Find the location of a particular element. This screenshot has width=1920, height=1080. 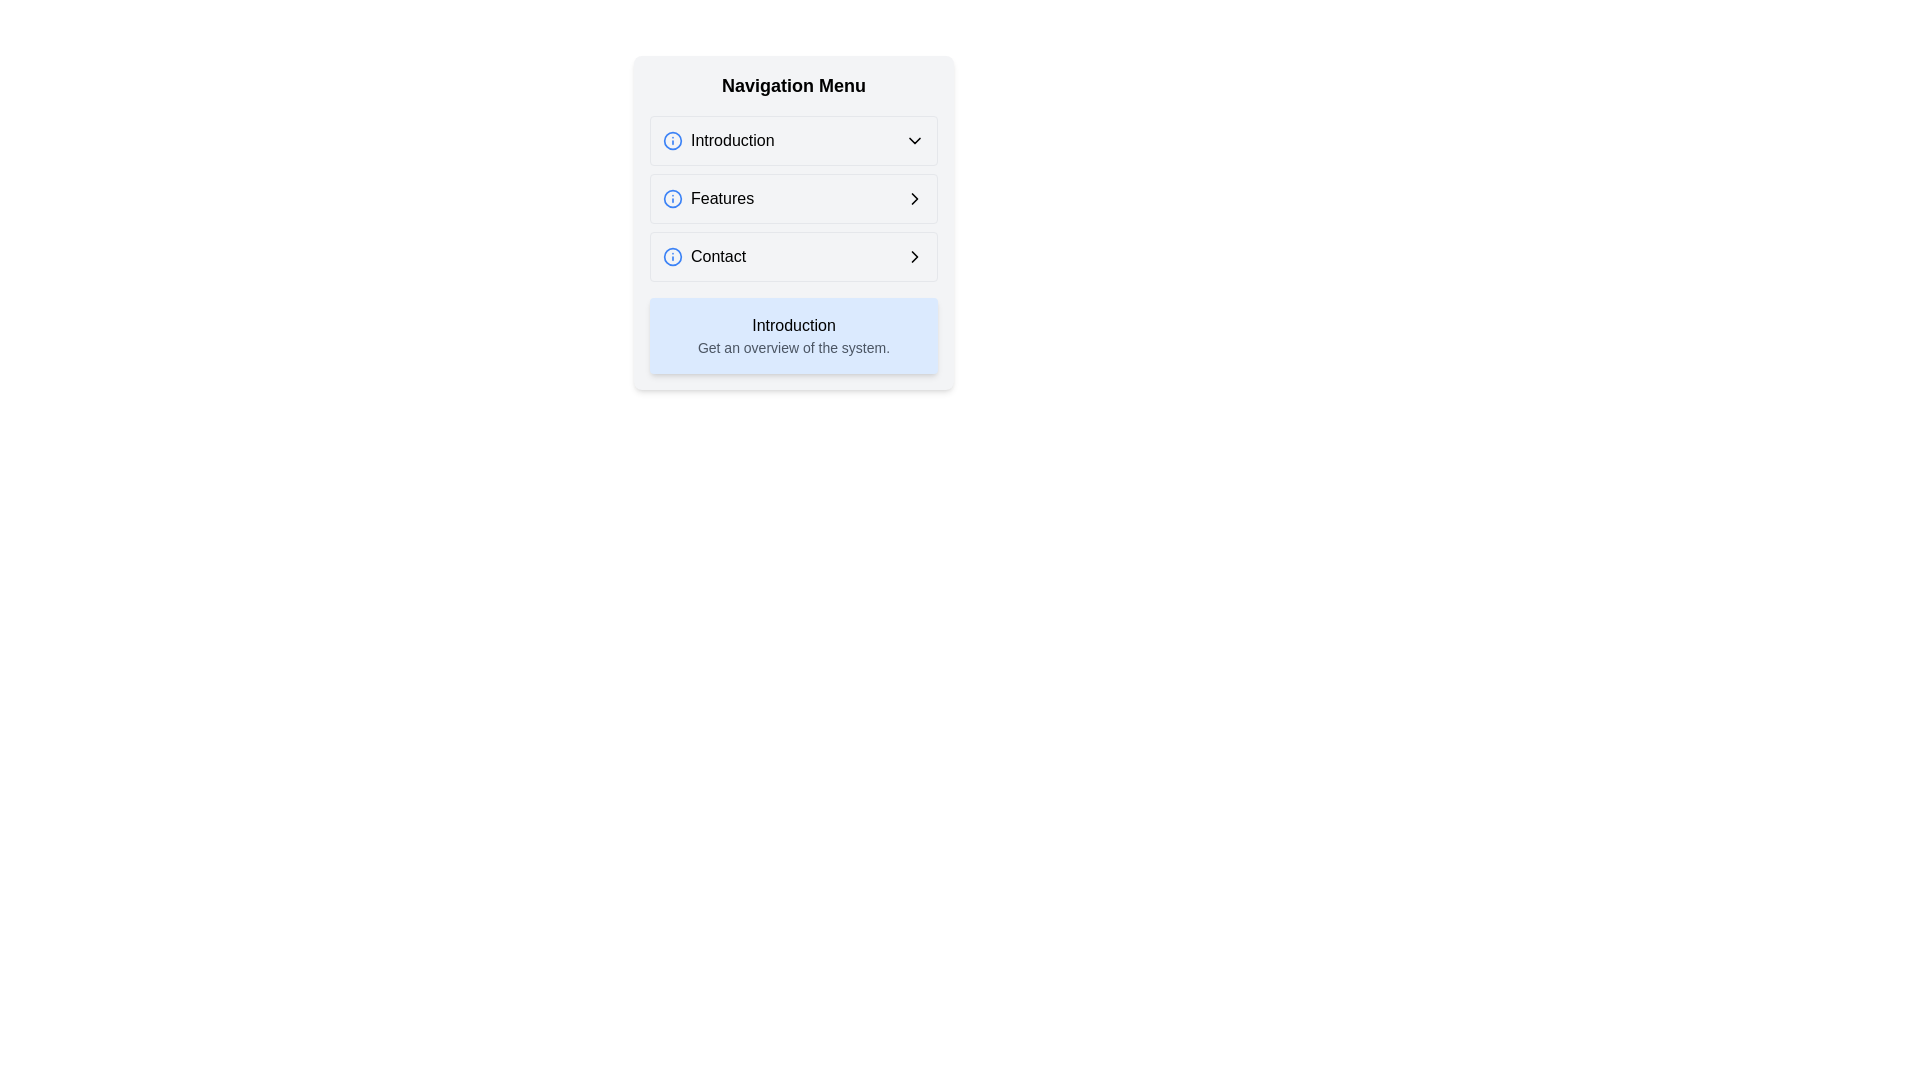

the second item in the 'Navigation Menu' is located at coordinates (708, 199).